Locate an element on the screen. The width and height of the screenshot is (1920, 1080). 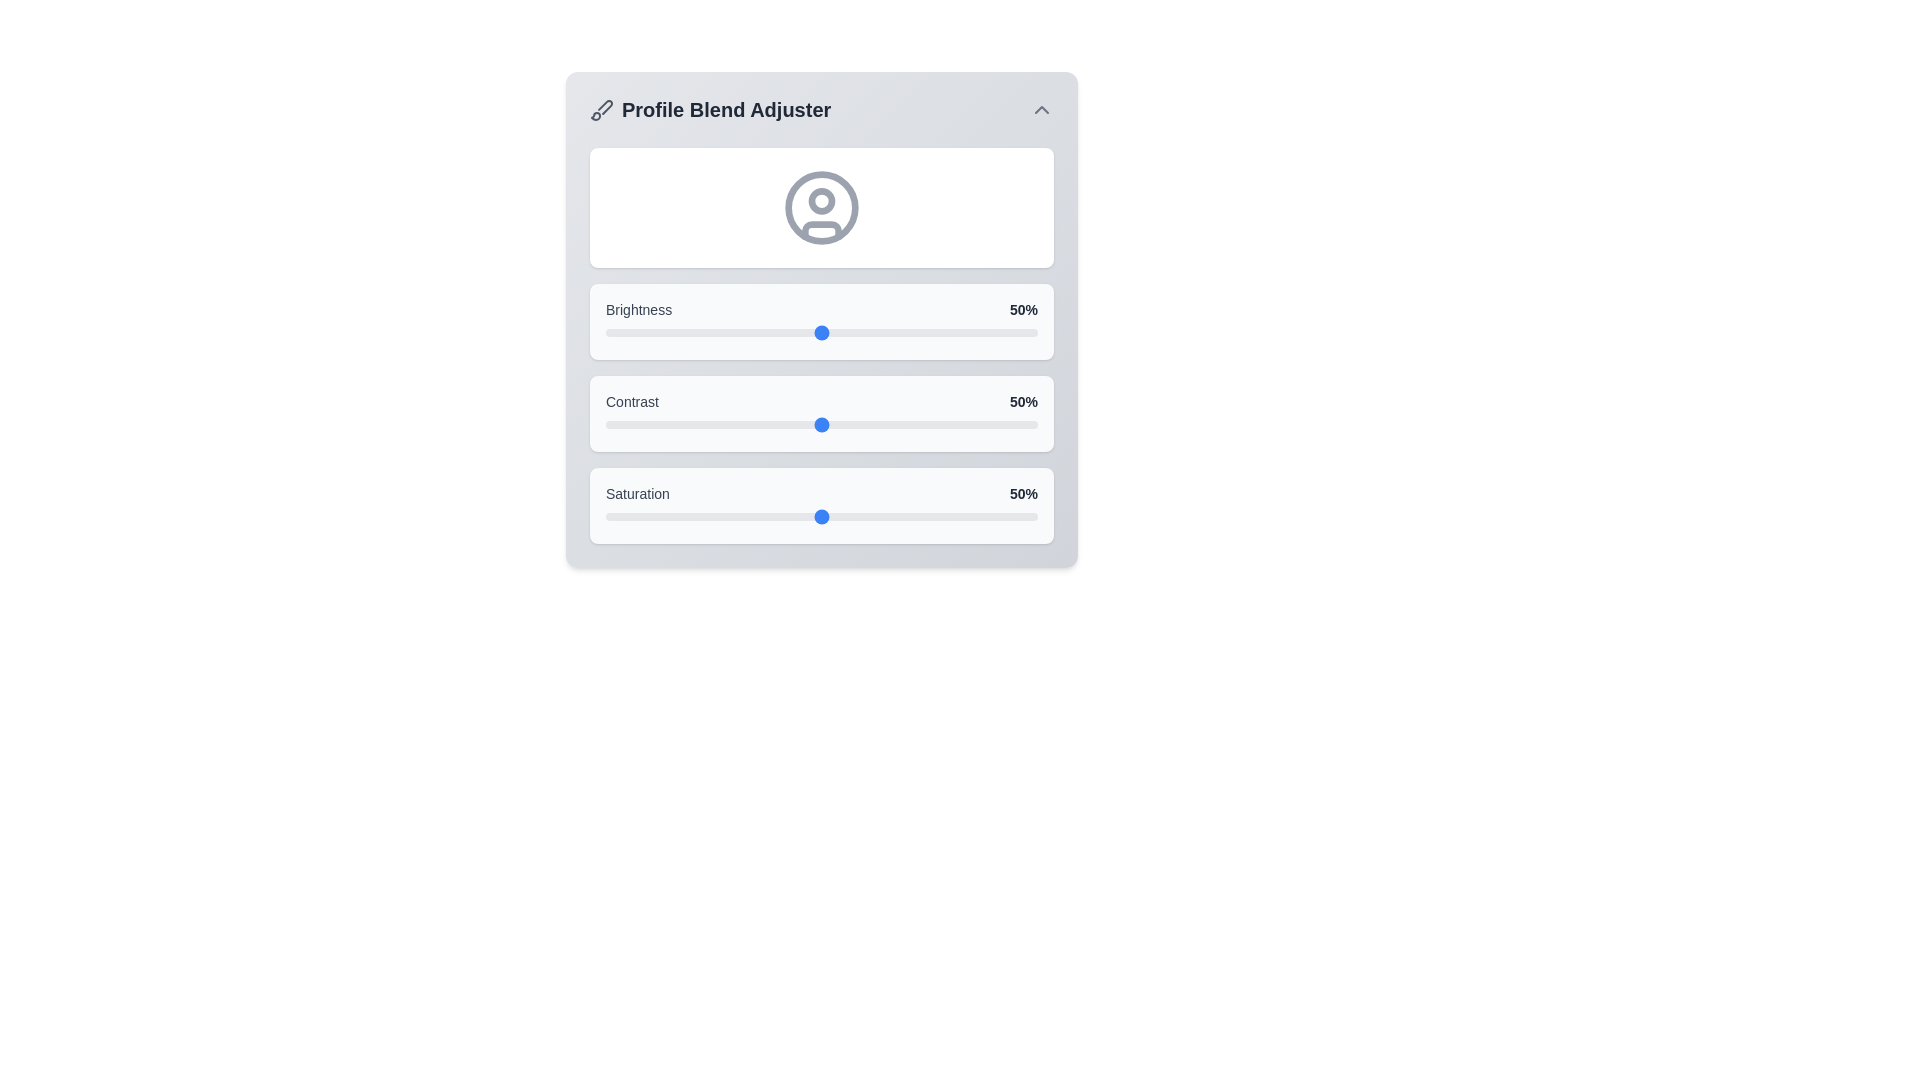
contrast is located at coordinates (960, 423).